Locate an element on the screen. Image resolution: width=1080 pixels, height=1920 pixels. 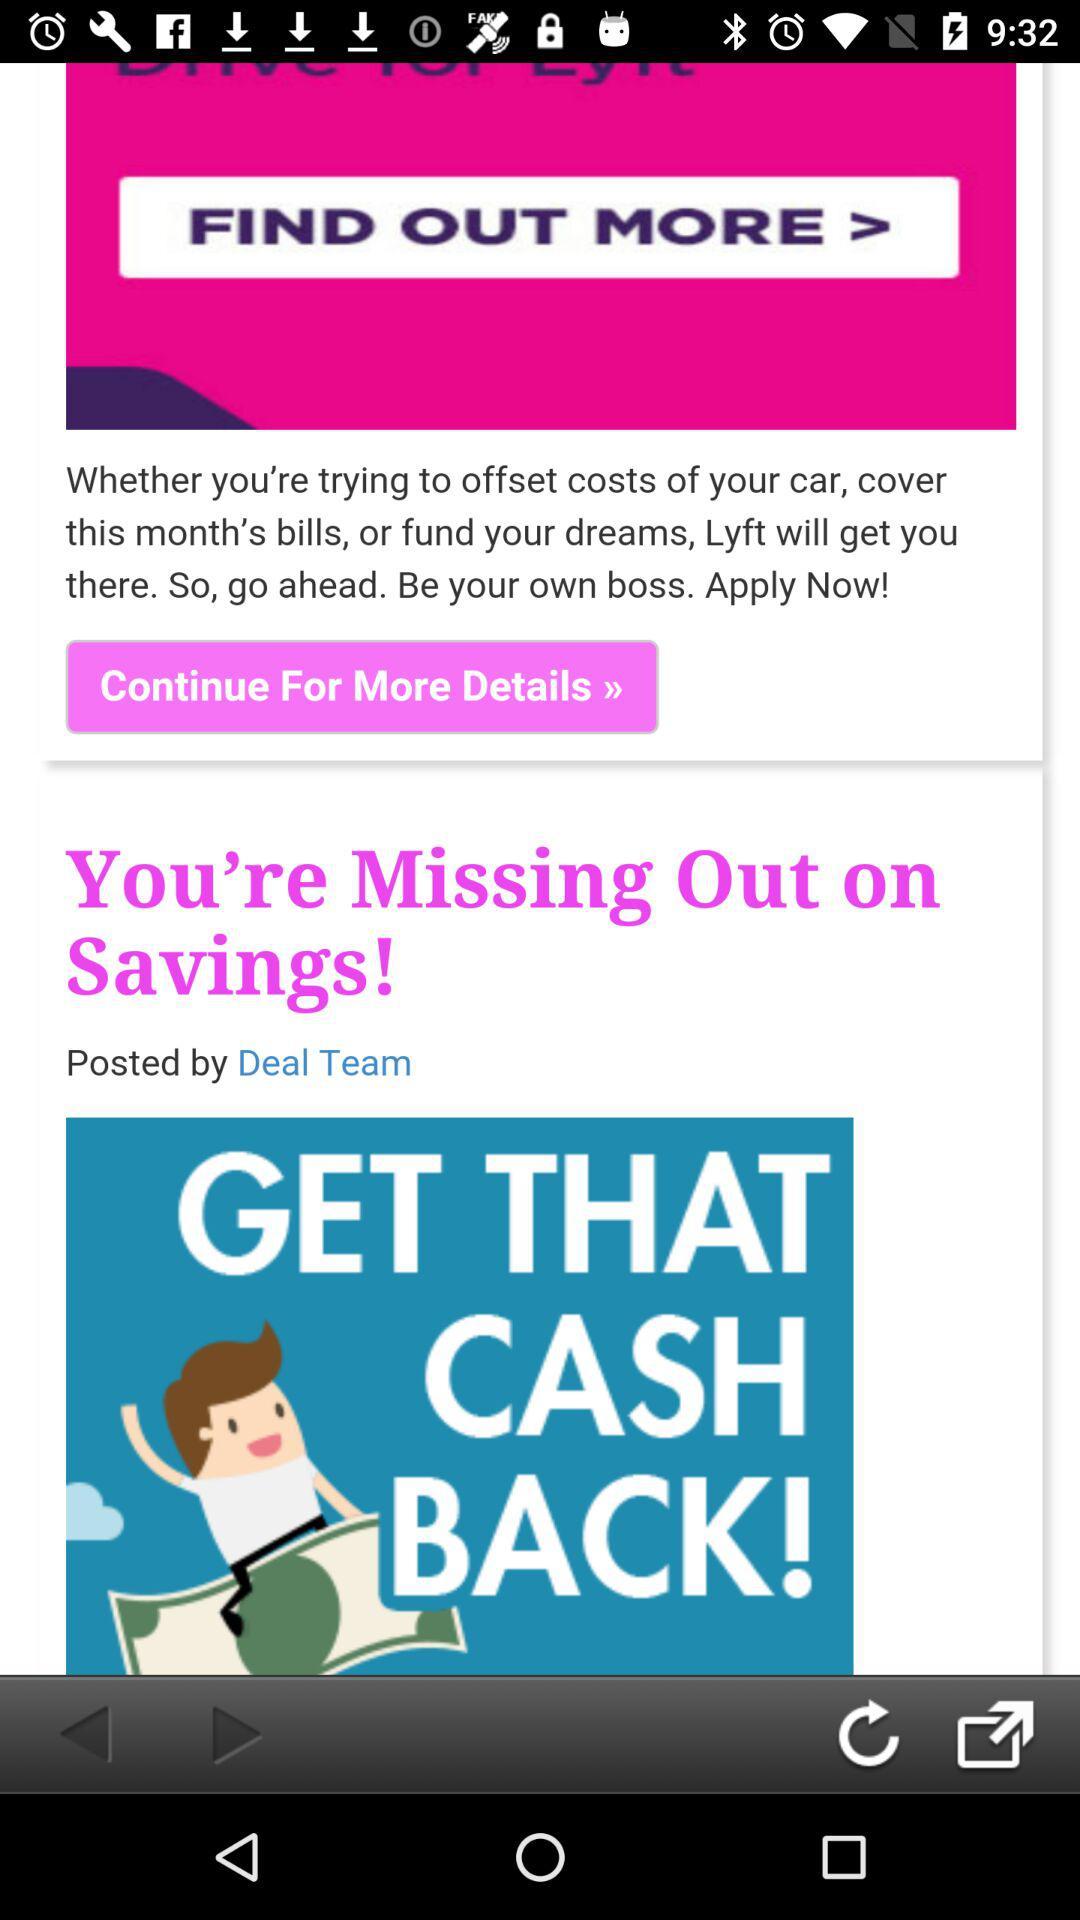
share article is located at coordinates (1016, 1733).